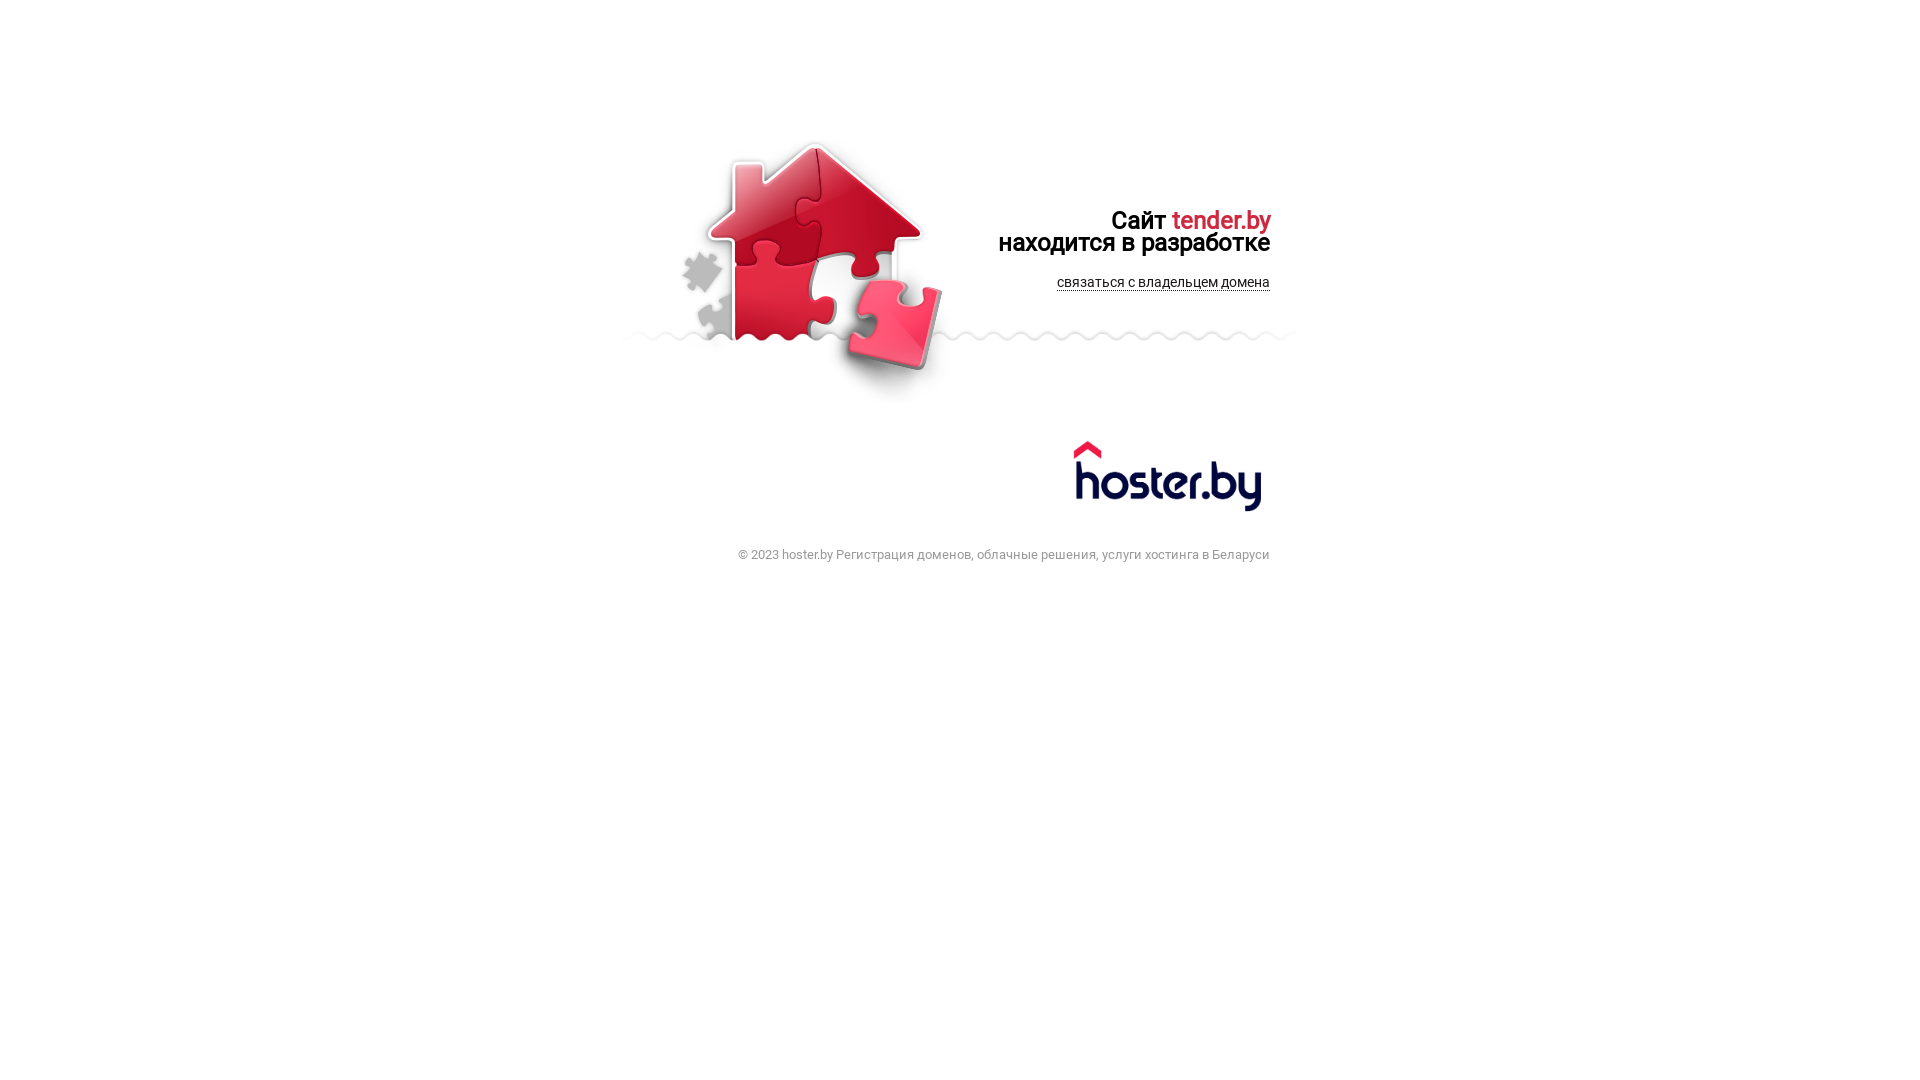 Image resolution: width=1920 pixels, height=1080 pixels. I want to click on 'hoster.by', so click(807, 554).